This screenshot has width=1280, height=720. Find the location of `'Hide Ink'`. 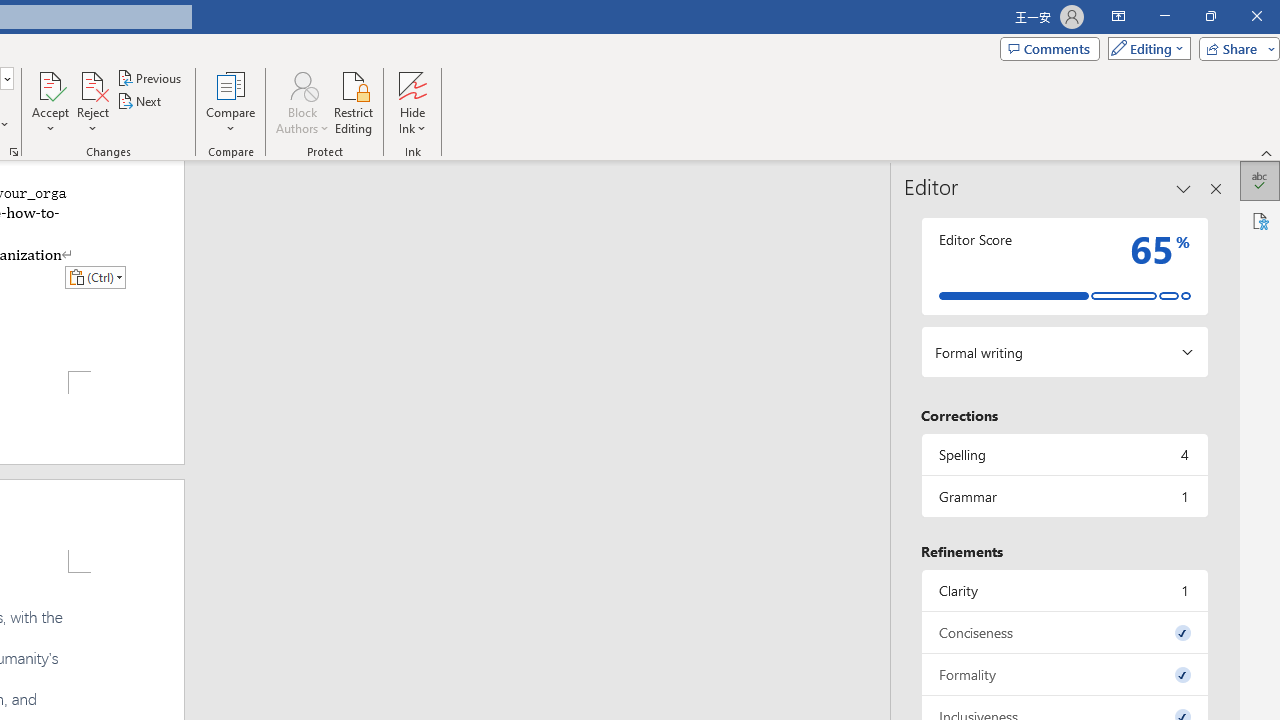

'Hide Ink' is located at coordinates (411, 103).